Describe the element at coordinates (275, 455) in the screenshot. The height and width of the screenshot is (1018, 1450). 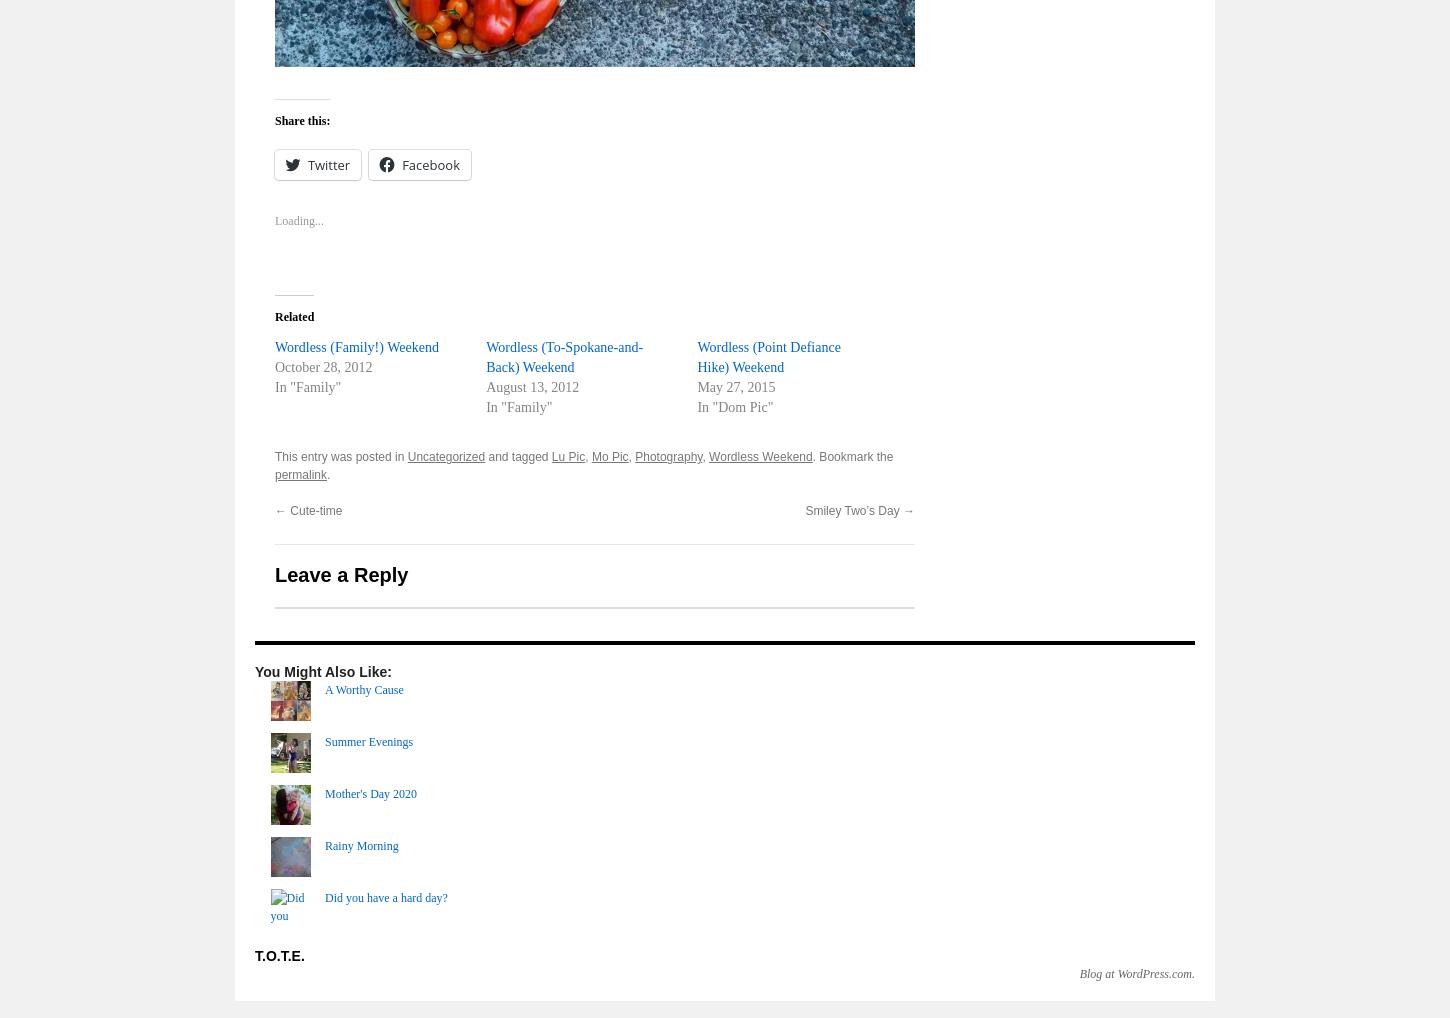
I see `'This entry was posted in'` at that location.